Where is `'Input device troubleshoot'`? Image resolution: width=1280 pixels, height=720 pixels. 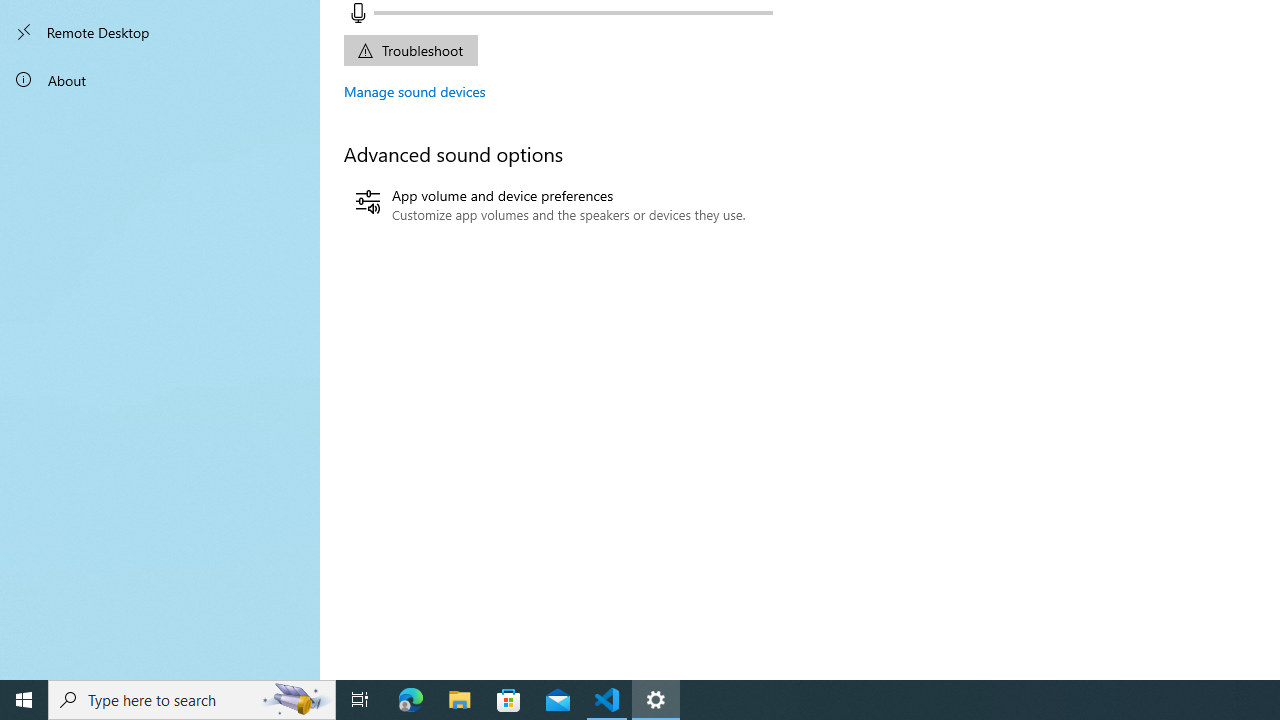 'Input device troubleshoot' is located at coordinates (409, 49).